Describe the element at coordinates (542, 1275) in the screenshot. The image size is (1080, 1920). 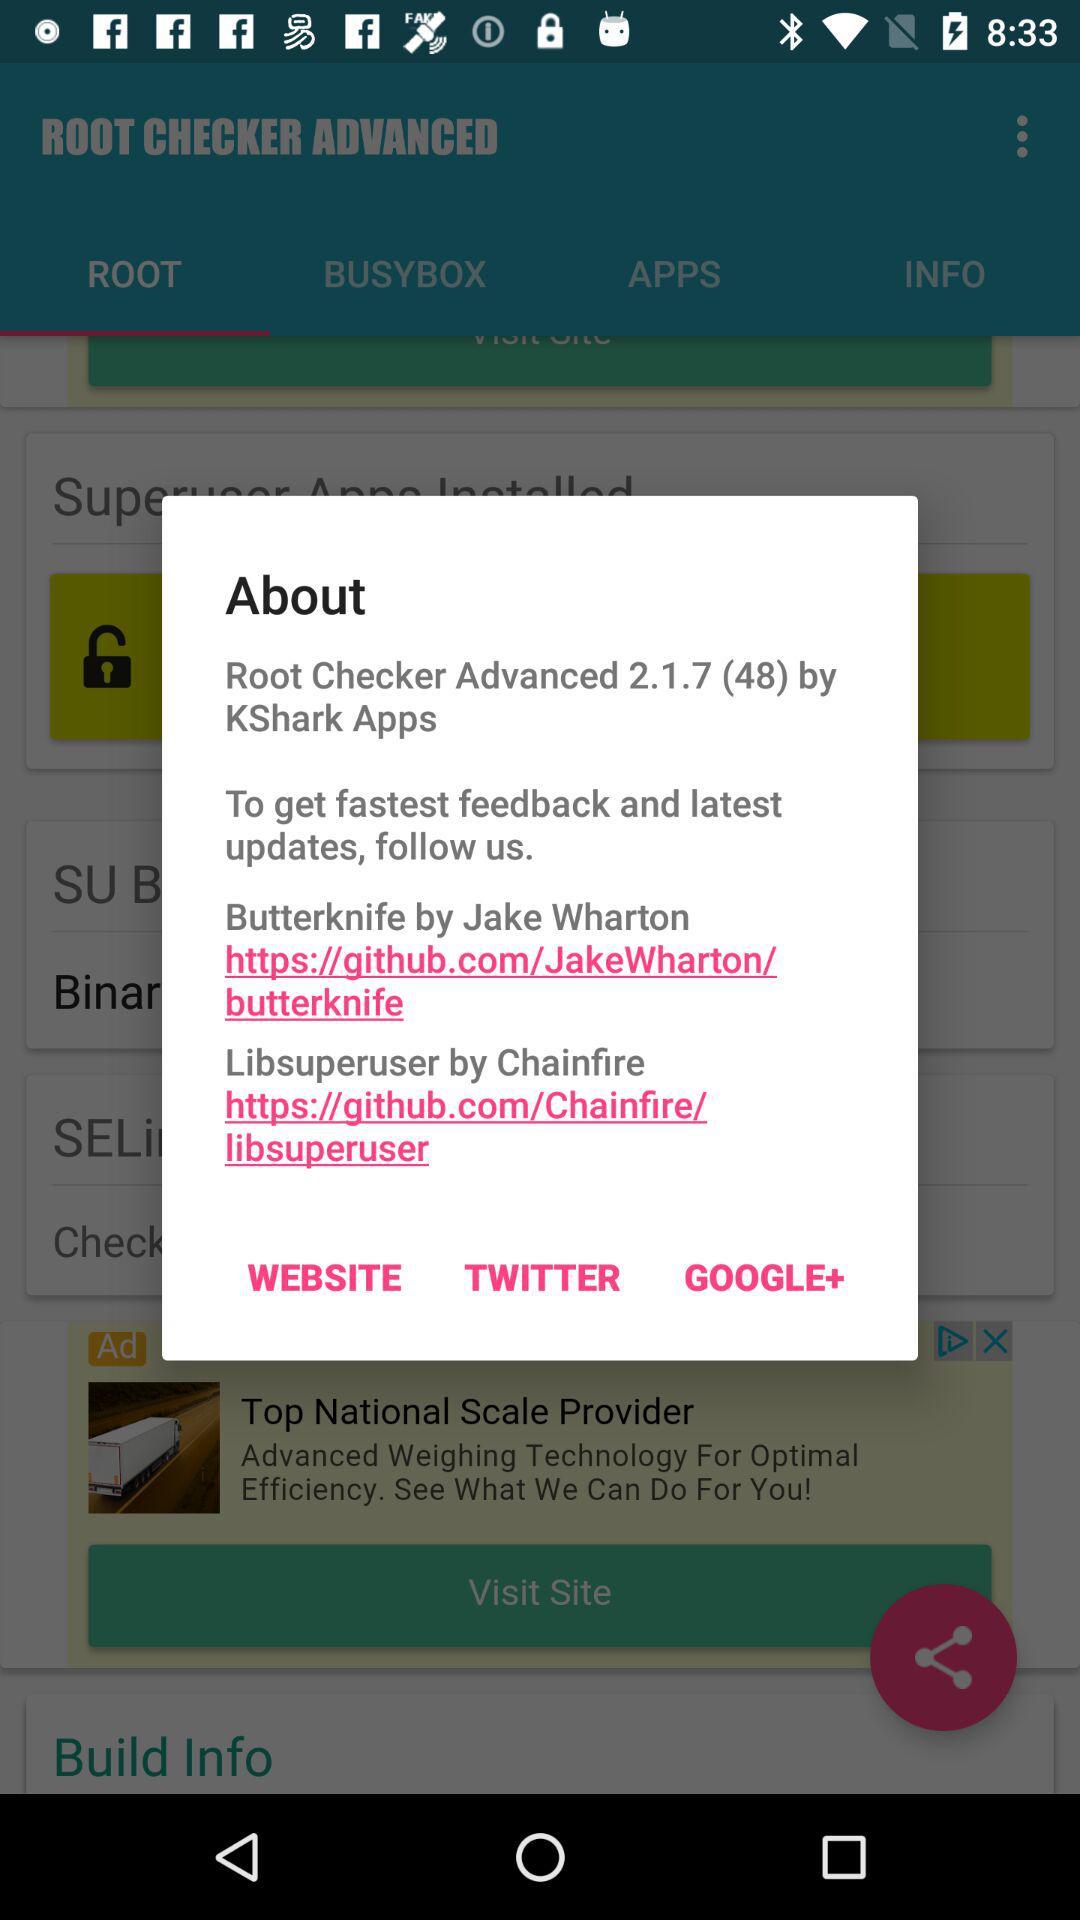
I see `the item below libsuperuser by chainfire item` at that location.